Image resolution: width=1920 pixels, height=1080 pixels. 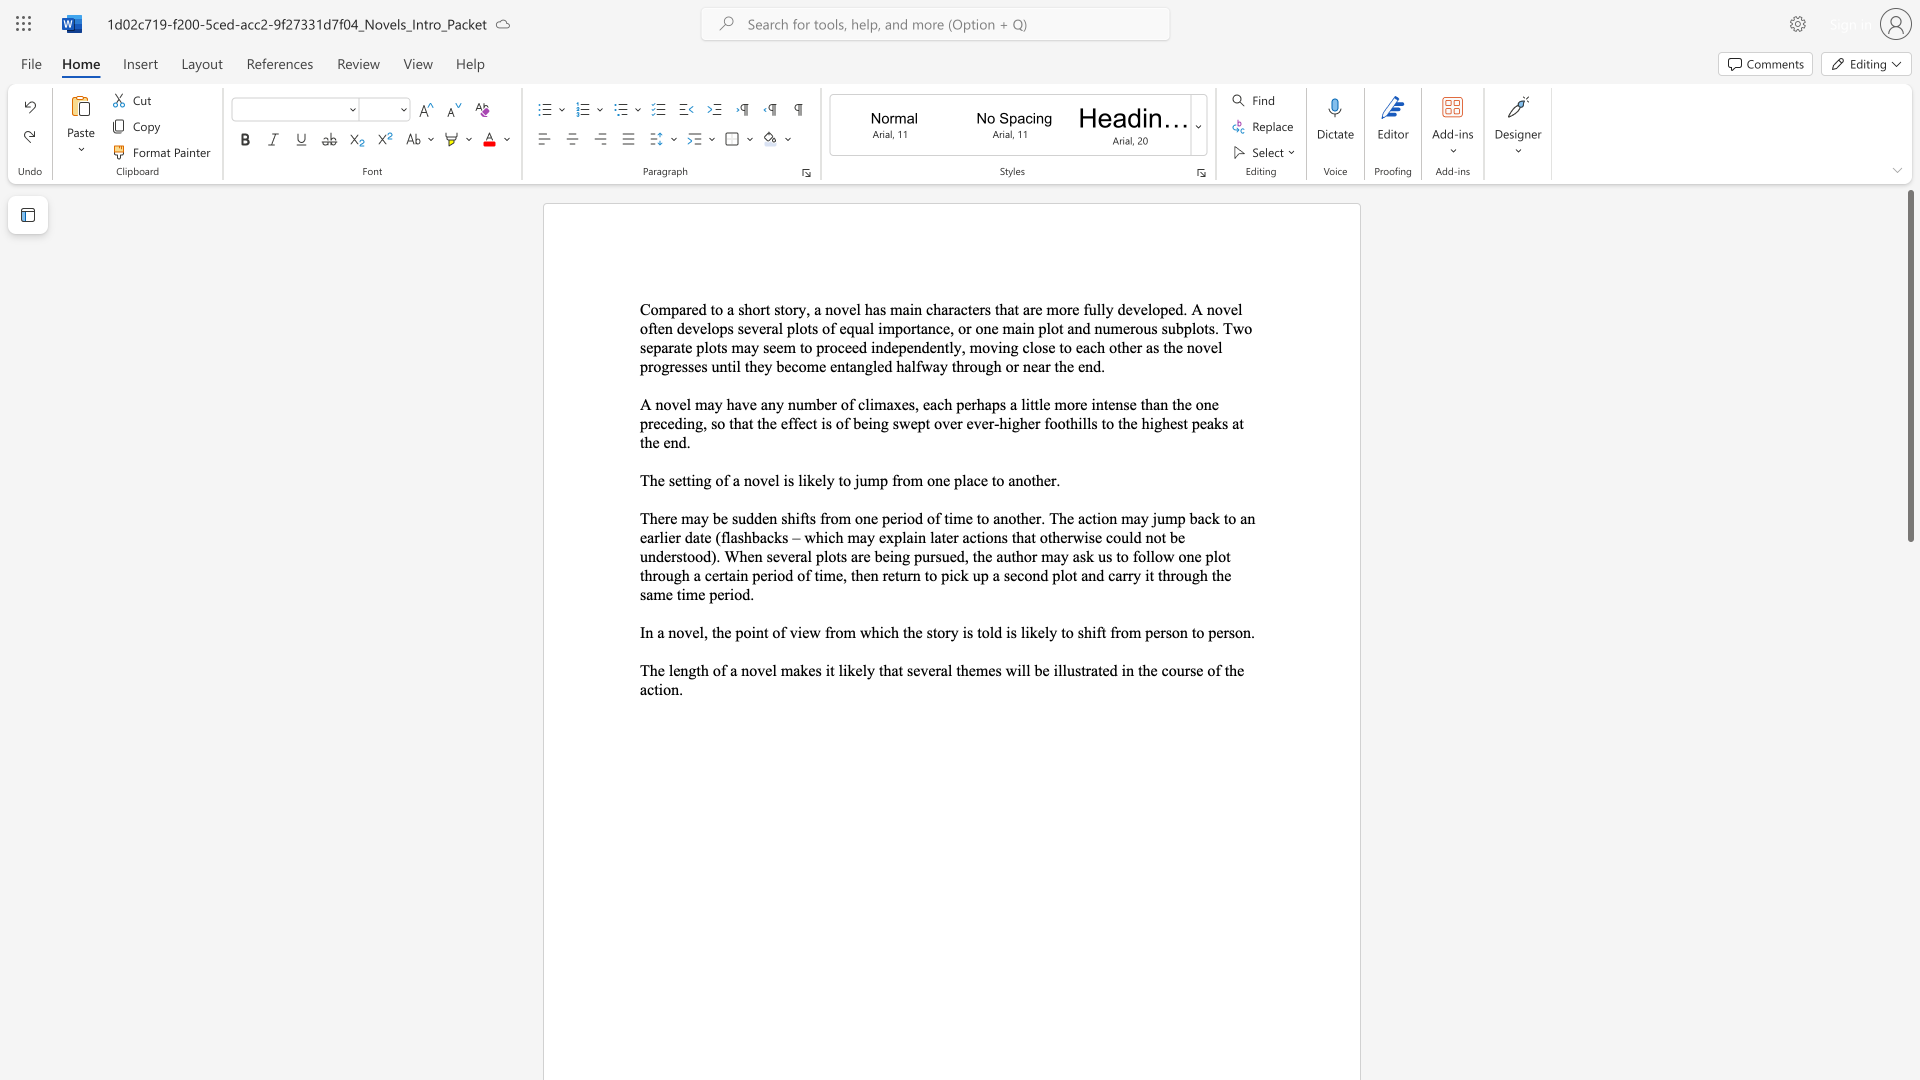 What do you see at coordinates (748, 366) in the screenshot?
I see `the subset text "hey become entangled halfway through or near the end." within the text "Compared to a short story, a novel has main characters that are more fully developed. A novel often develops several plots of equal importance, or one main plot and numerous subplots. Two separate plots may seem to proceed independently, moving close to each other as the novel progresses until they become entangled halfway through or near the end."` at bounding box center [748, 366].